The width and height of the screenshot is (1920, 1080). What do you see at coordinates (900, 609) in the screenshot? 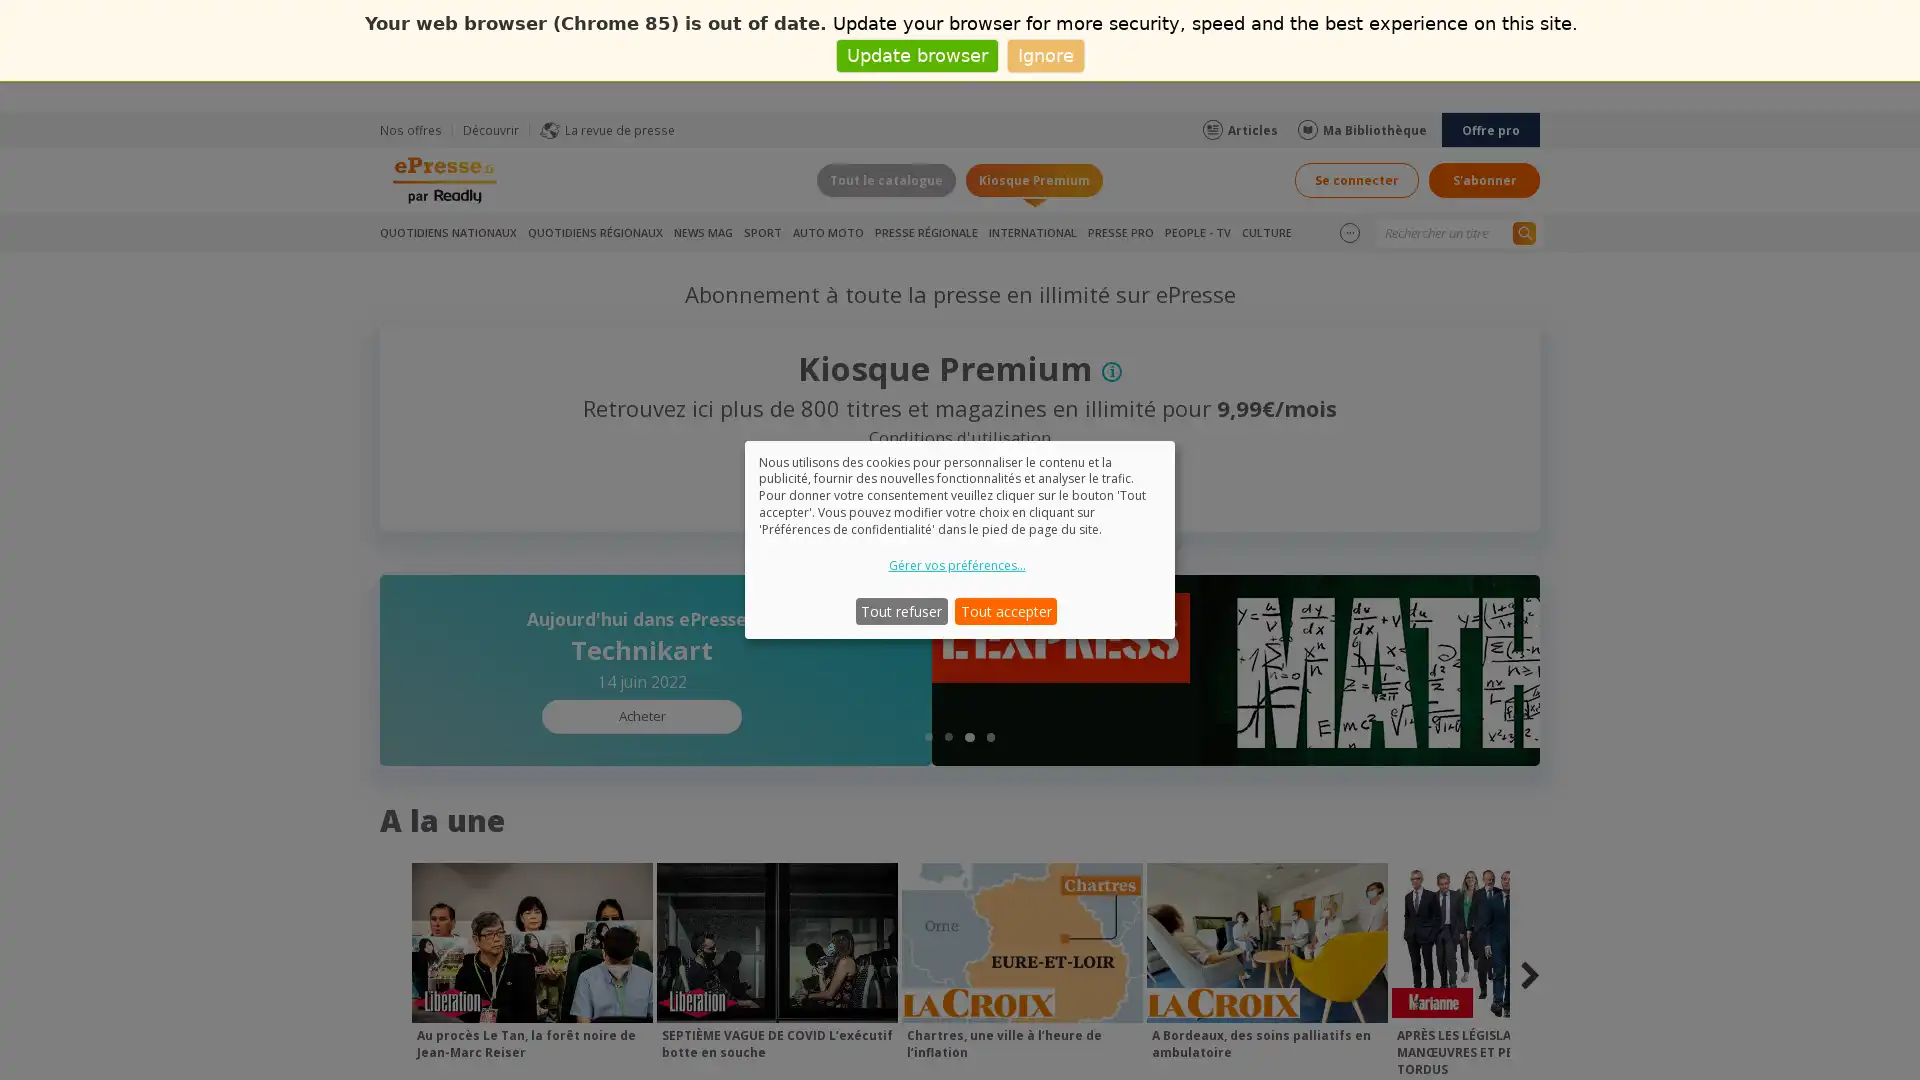
I see `Tout refuser` at bounding box center [900, 609].